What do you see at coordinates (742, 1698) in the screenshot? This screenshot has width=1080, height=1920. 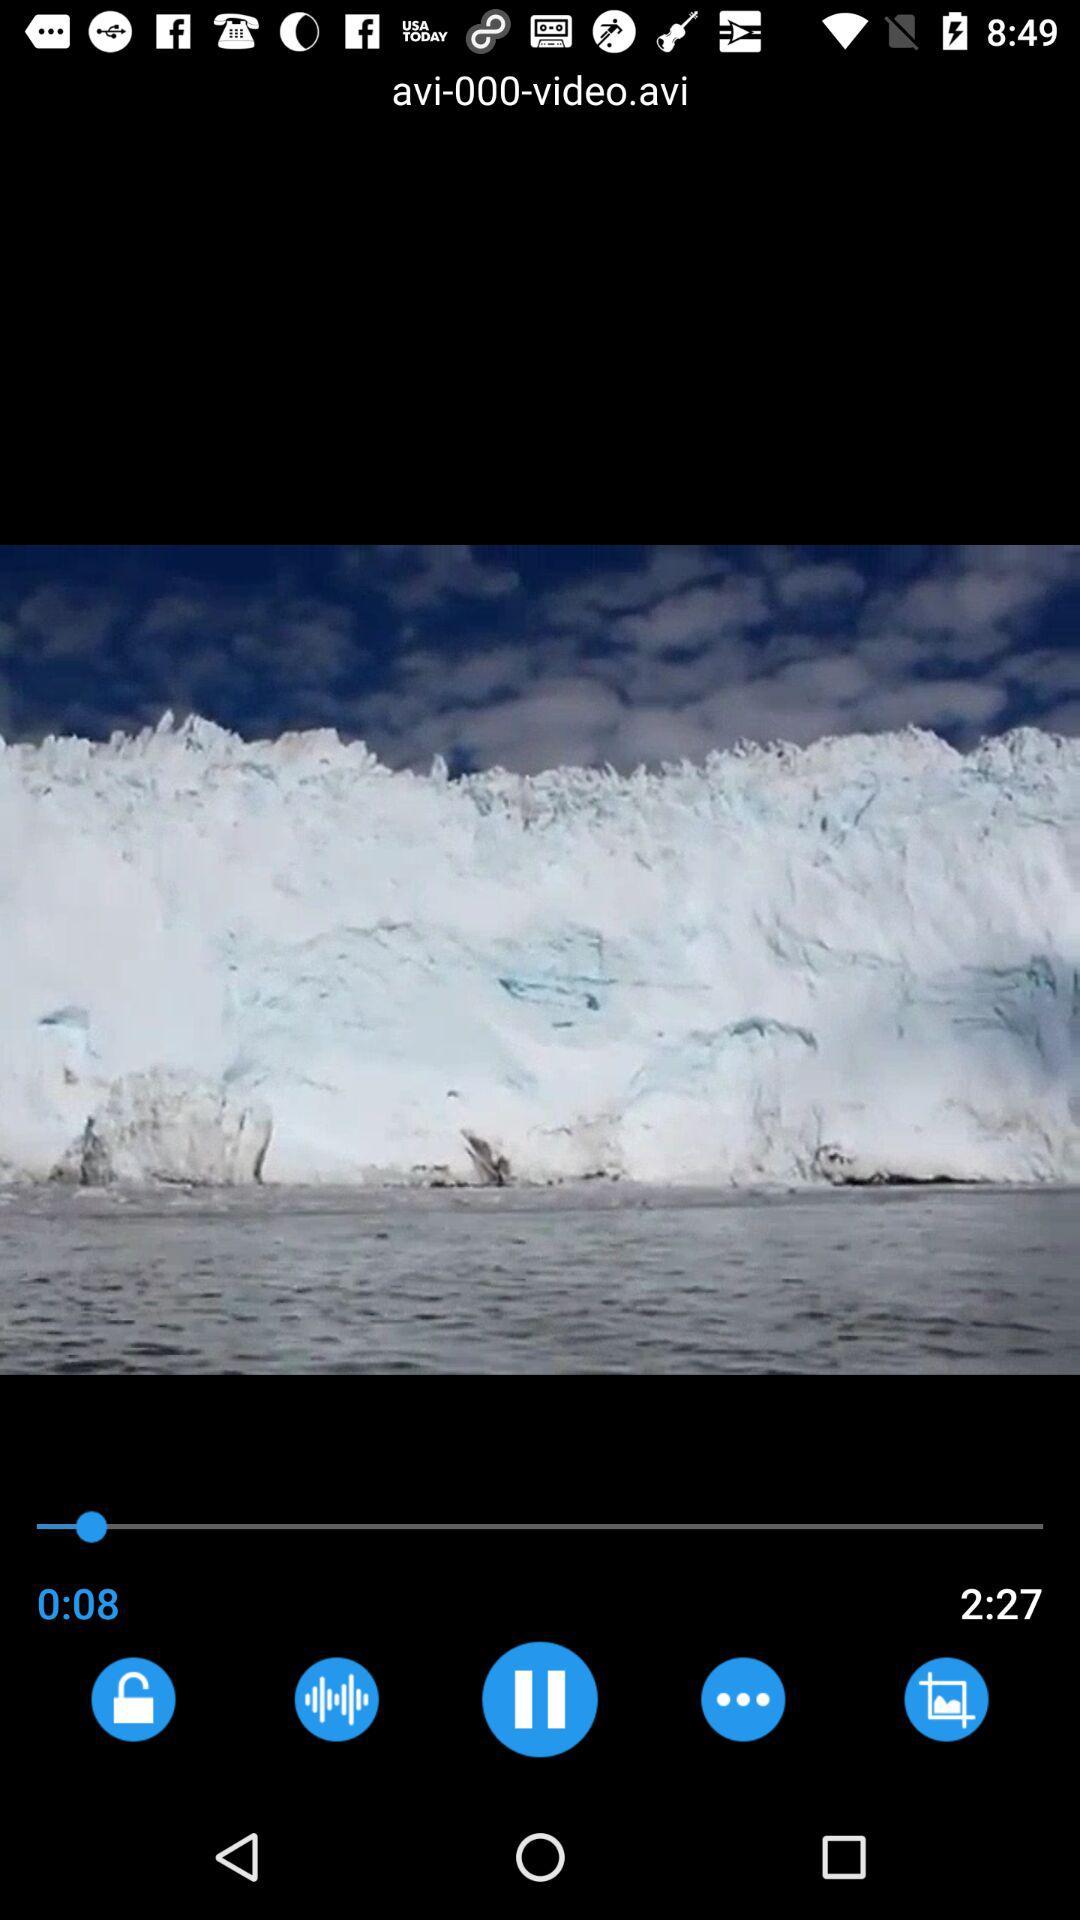 I see `skip ahead` at bounding box center [742, 1698].